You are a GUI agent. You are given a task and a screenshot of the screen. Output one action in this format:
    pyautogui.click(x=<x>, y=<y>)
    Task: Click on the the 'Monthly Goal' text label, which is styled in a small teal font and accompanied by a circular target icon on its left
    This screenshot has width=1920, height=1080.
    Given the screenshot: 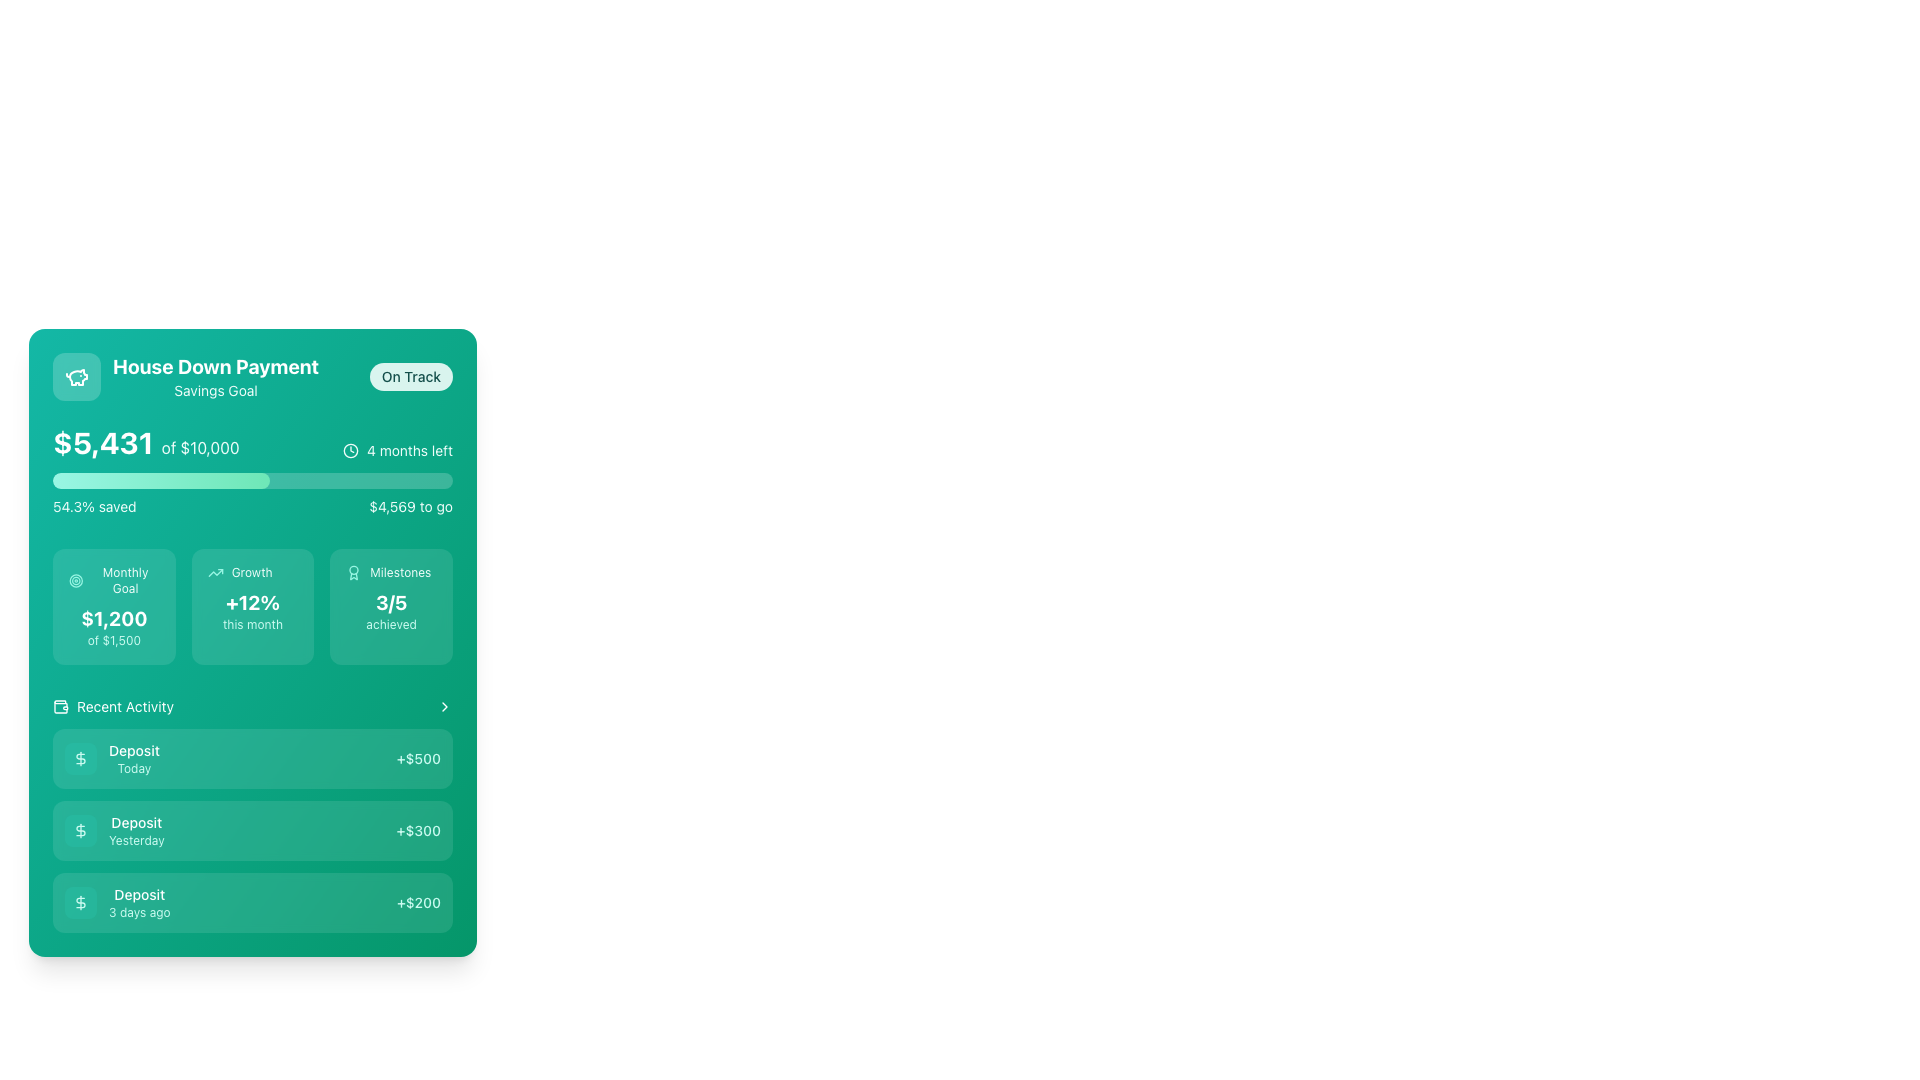 What is the action you would take?
    pyautogui.click(x=113, y=581)
    